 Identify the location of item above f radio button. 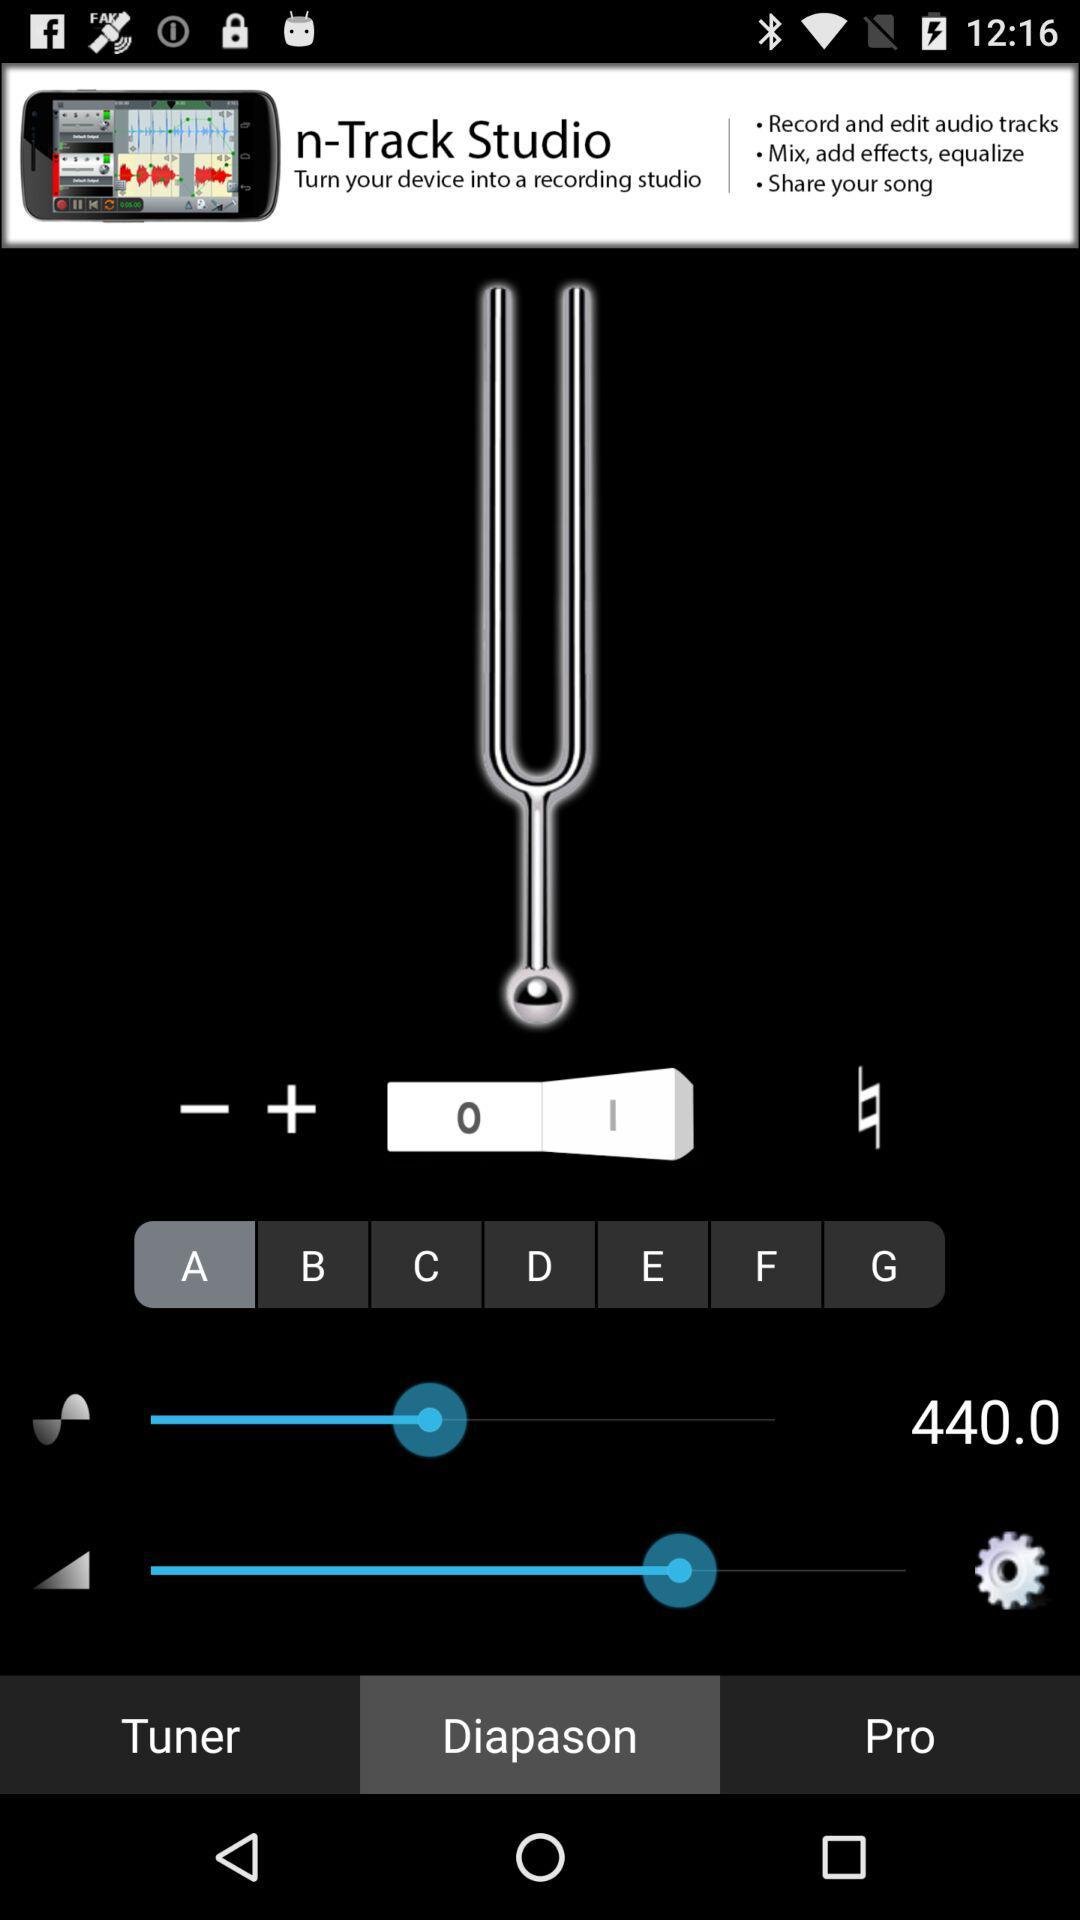
(867, 1107).